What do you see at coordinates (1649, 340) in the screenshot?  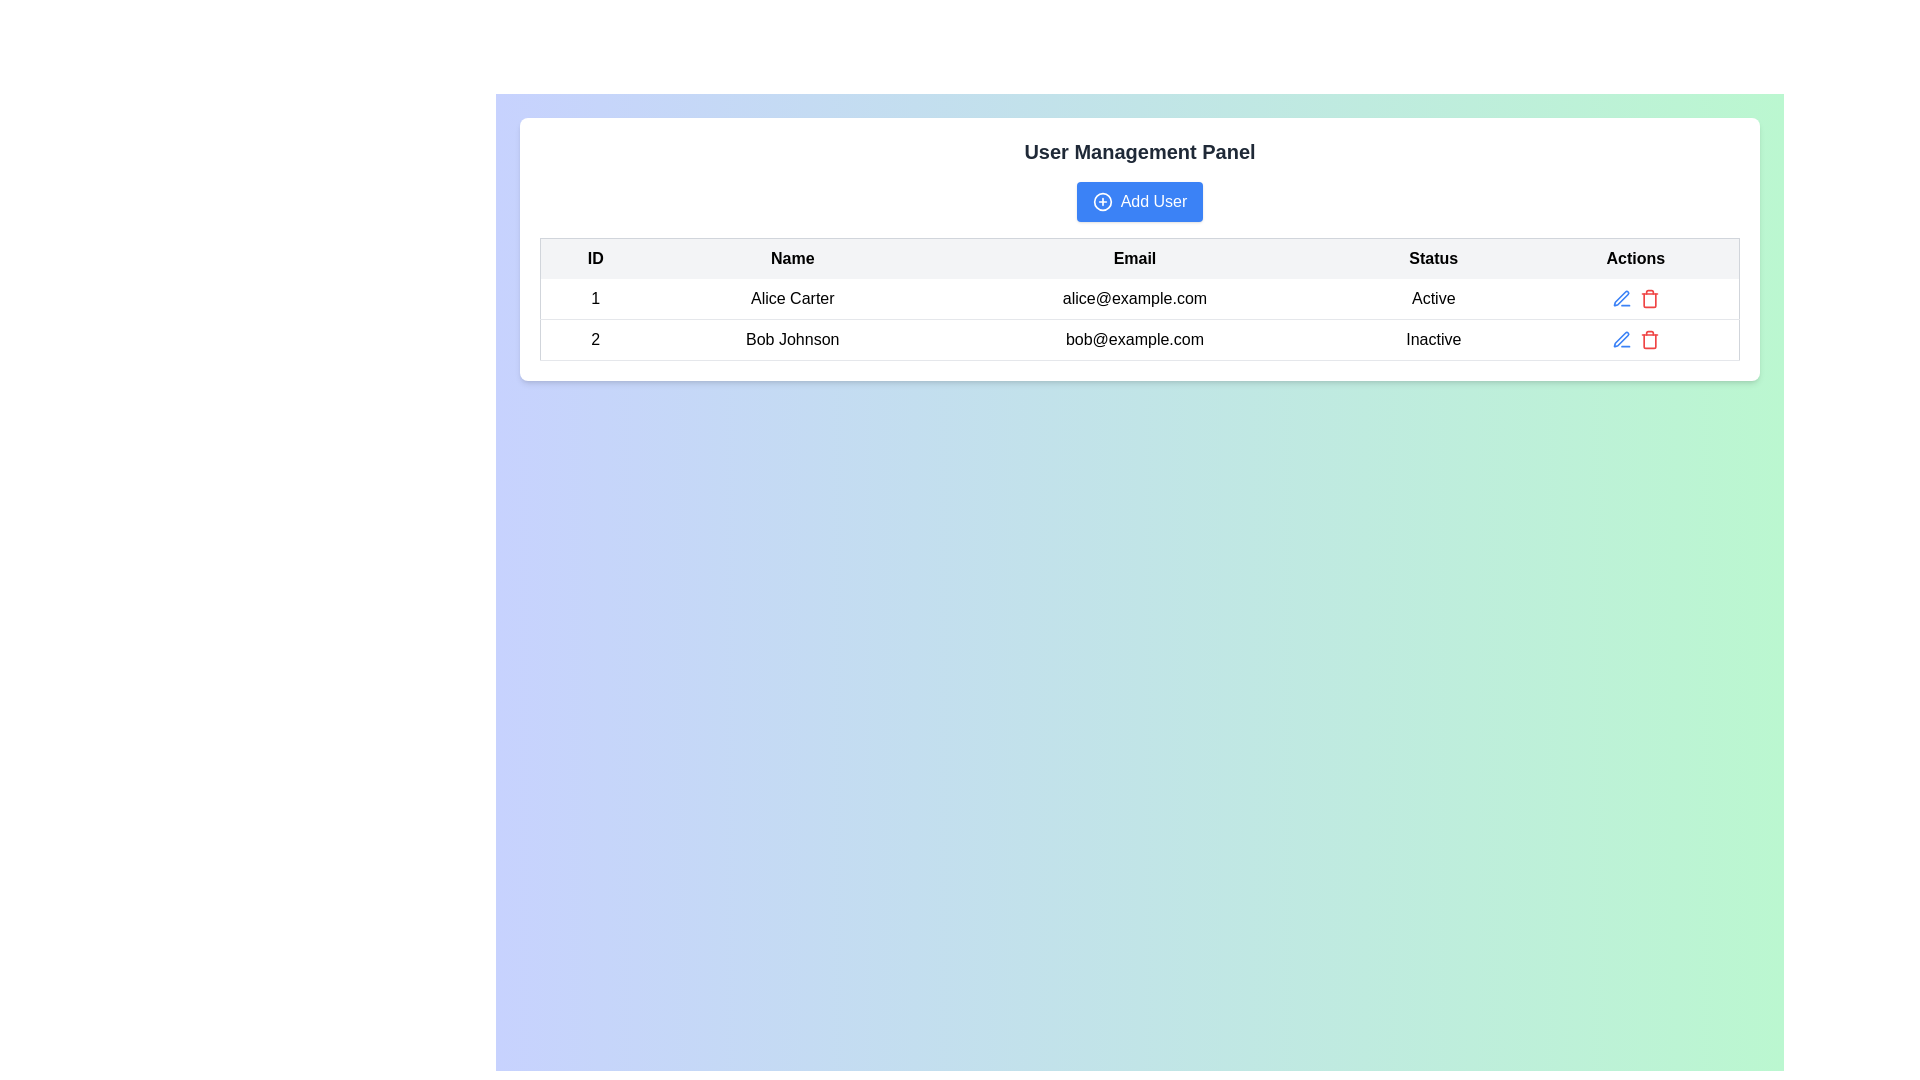 I see `the trash bin icon located in the Actions column of the second row in the user management table, if the interactive wrapper exists` at bounding box center [1649, 340].